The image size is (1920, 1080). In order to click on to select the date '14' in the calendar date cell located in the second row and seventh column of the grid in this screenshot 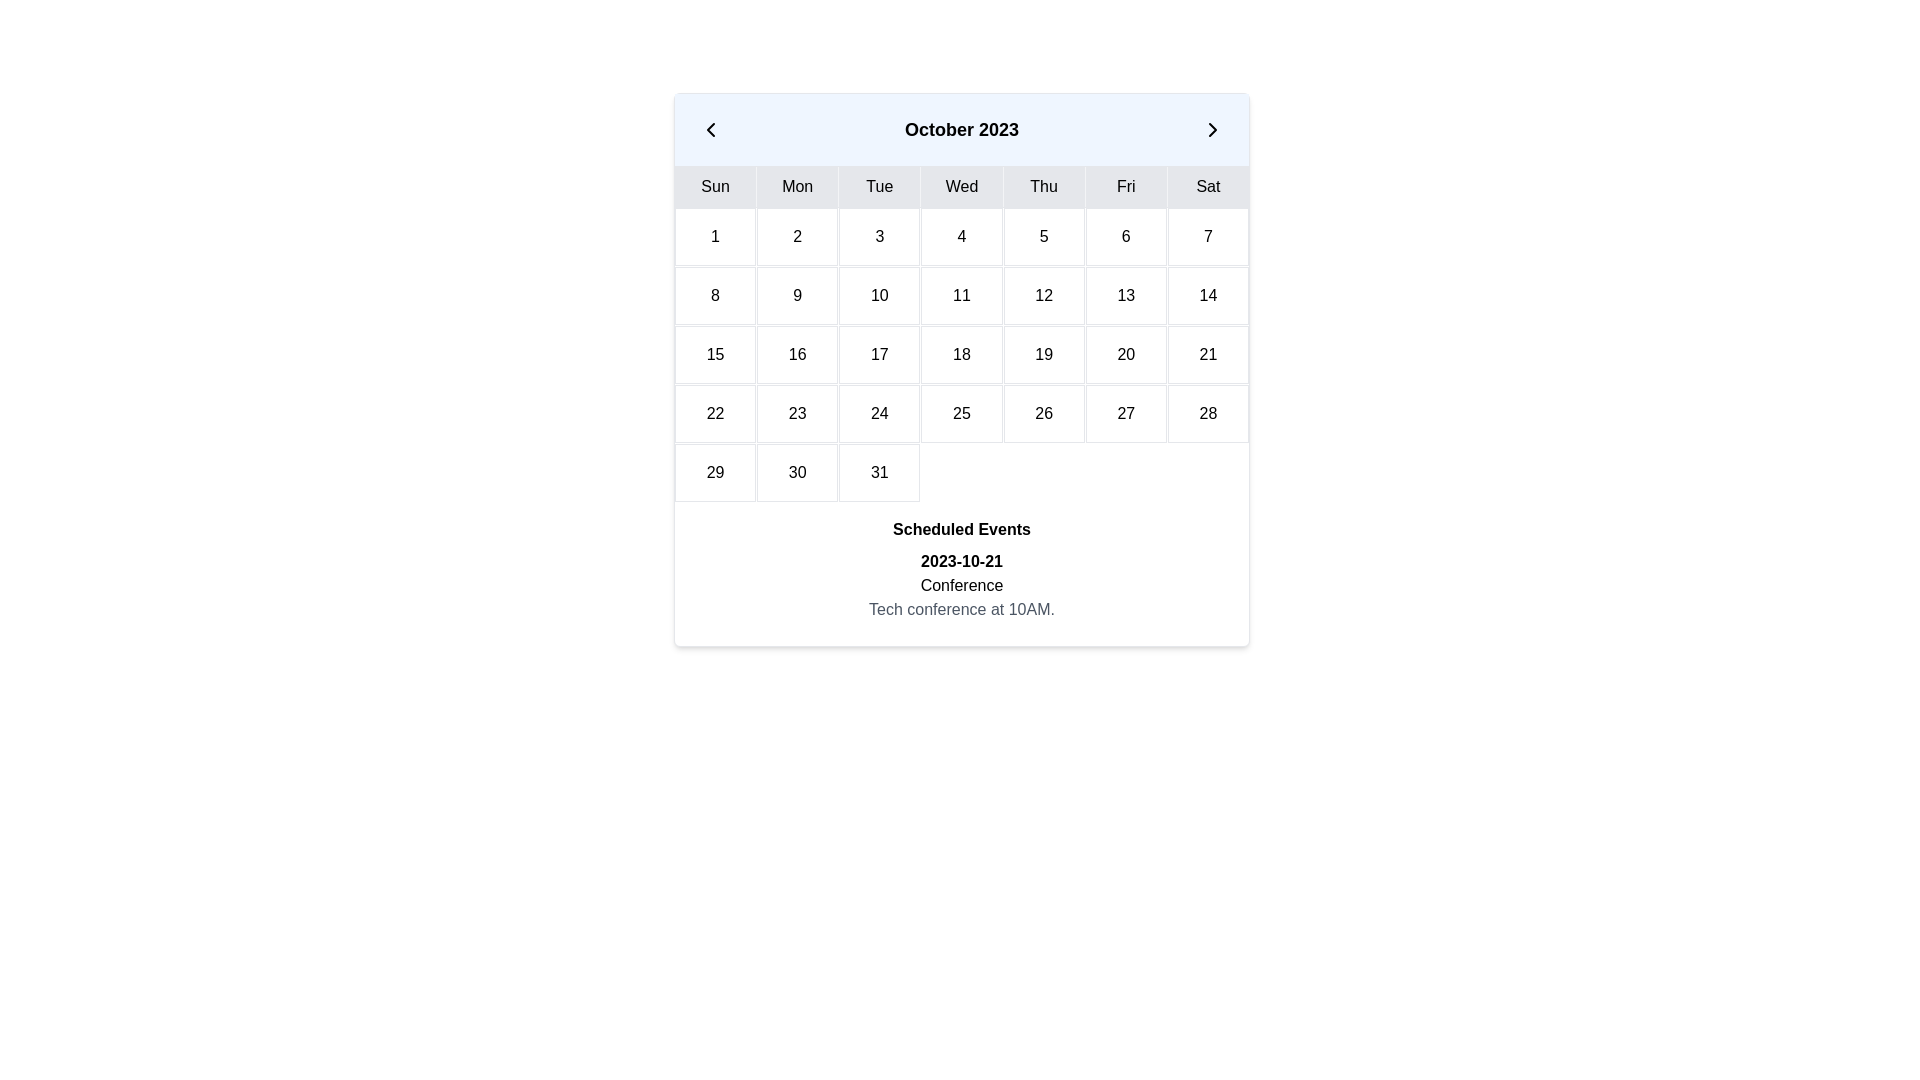, I will do `click(1207, 296)`.